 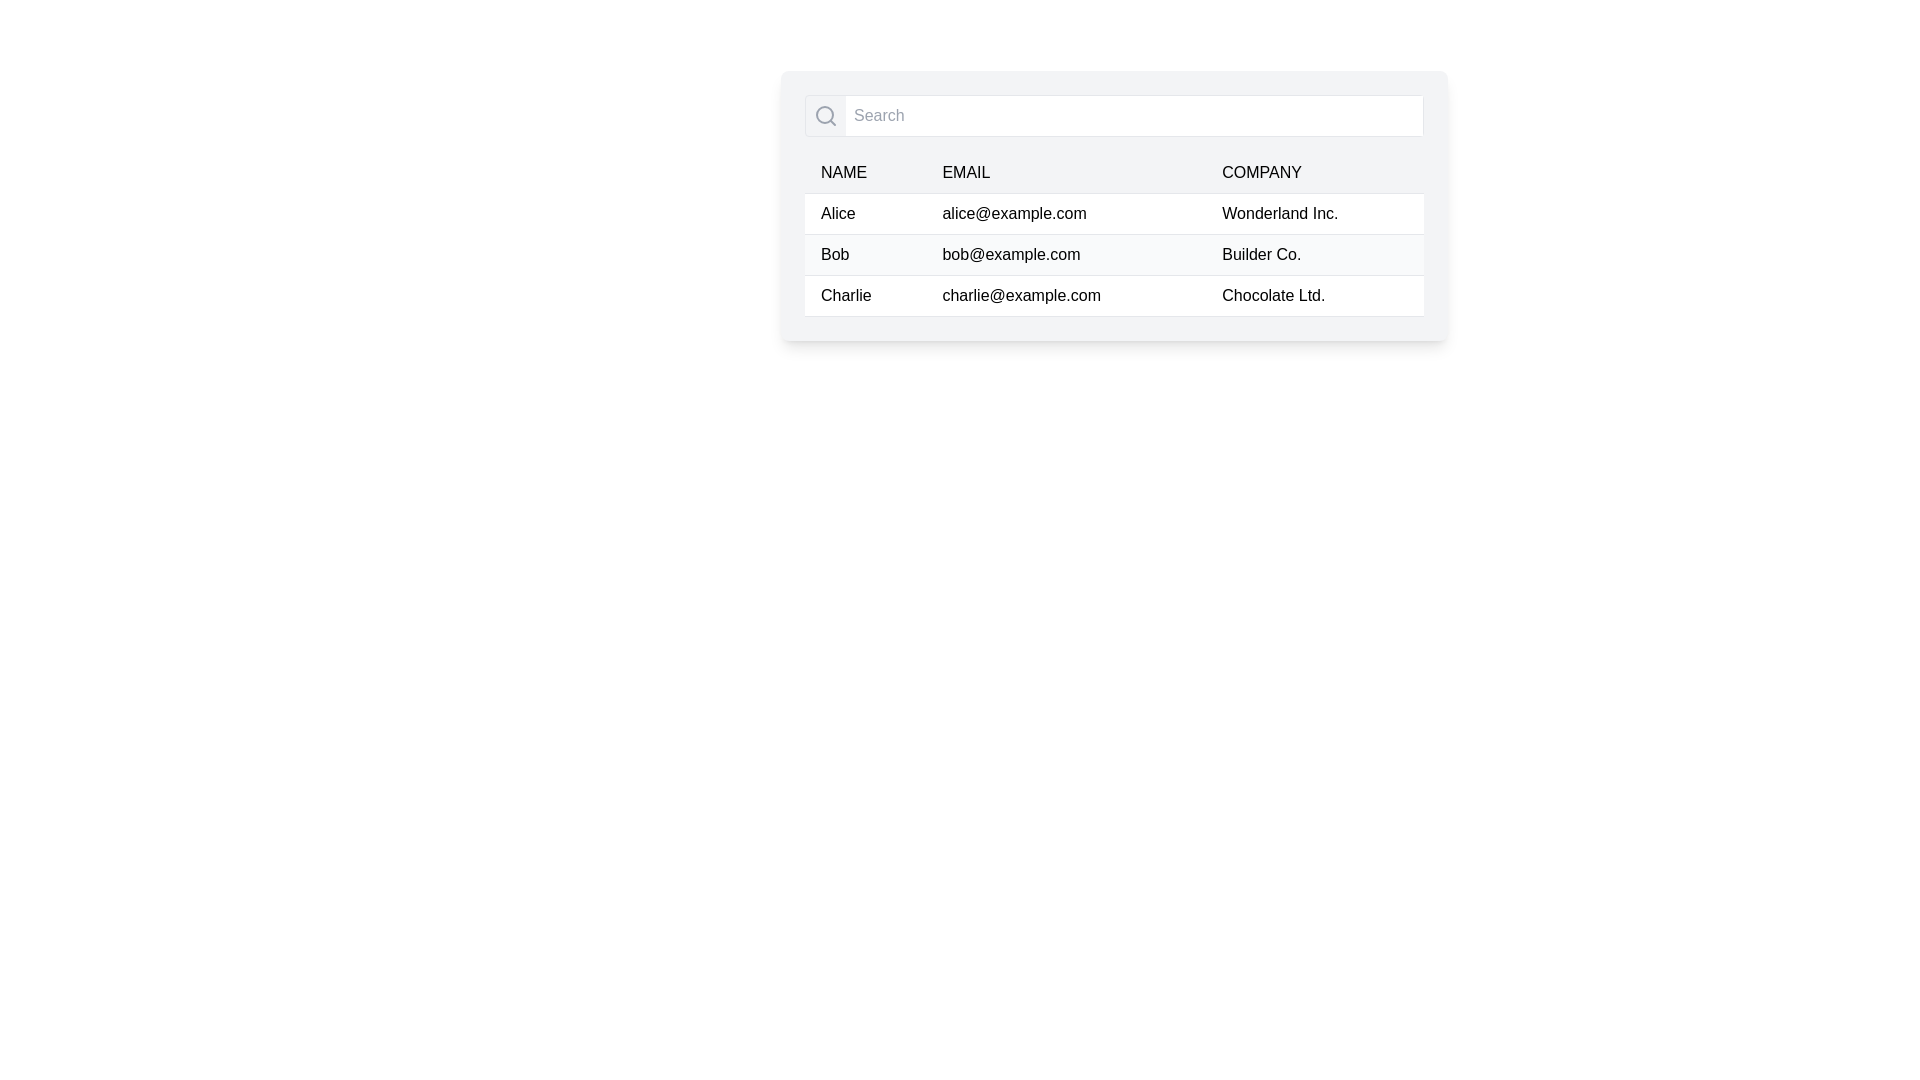 What do you see at coordinates (1065, 213) in the screenshot?
I see `the email address text label located in the second column of the first row of the table, which displays the email associated with 'Alice' from 'Wonderland Inc.'` at bounding box center [1065, 213].